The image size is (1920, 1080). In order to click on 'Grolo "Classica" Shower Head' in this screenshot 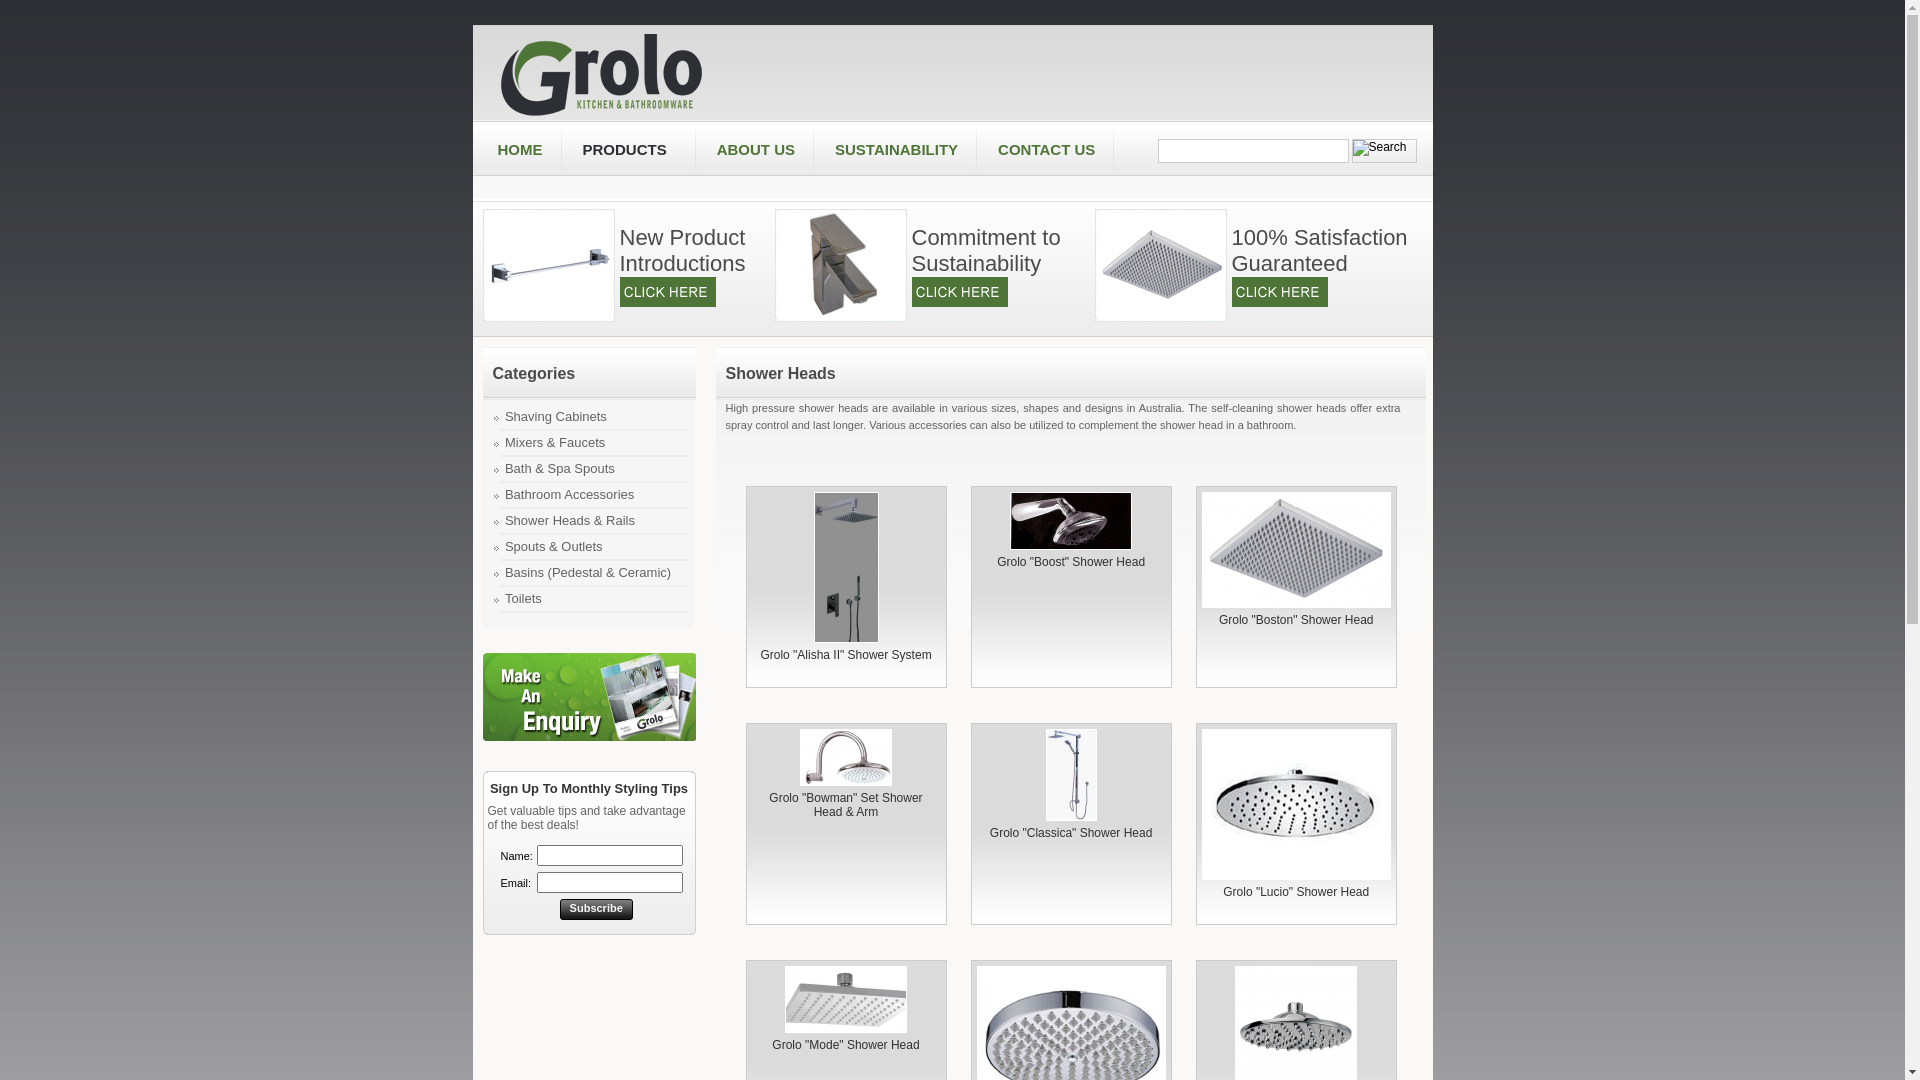, I will do `click(1070, 774)`.